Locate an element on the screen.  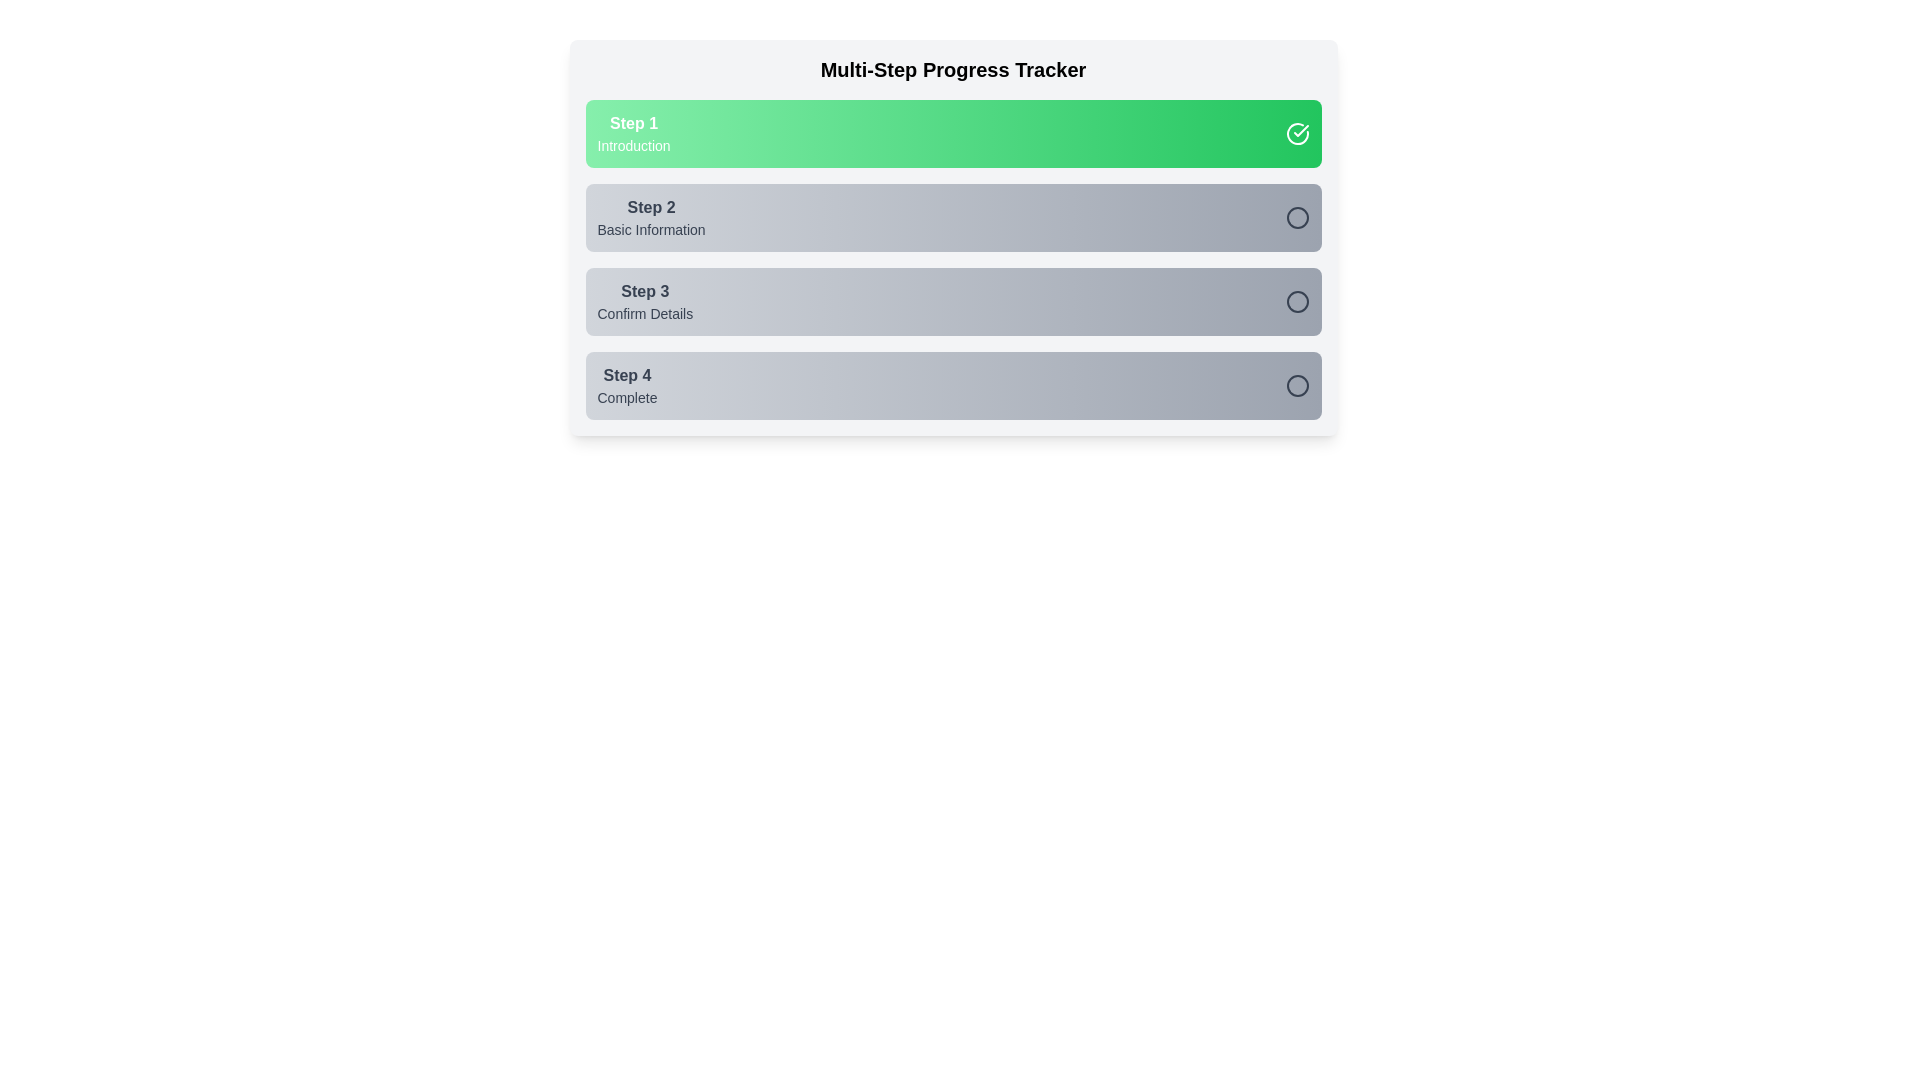
the 'Step 1' text label, which is displayed in bold font at the top of the green horizontal bar in the multi-step progress tracker interface is located at coordinates (633, 123).